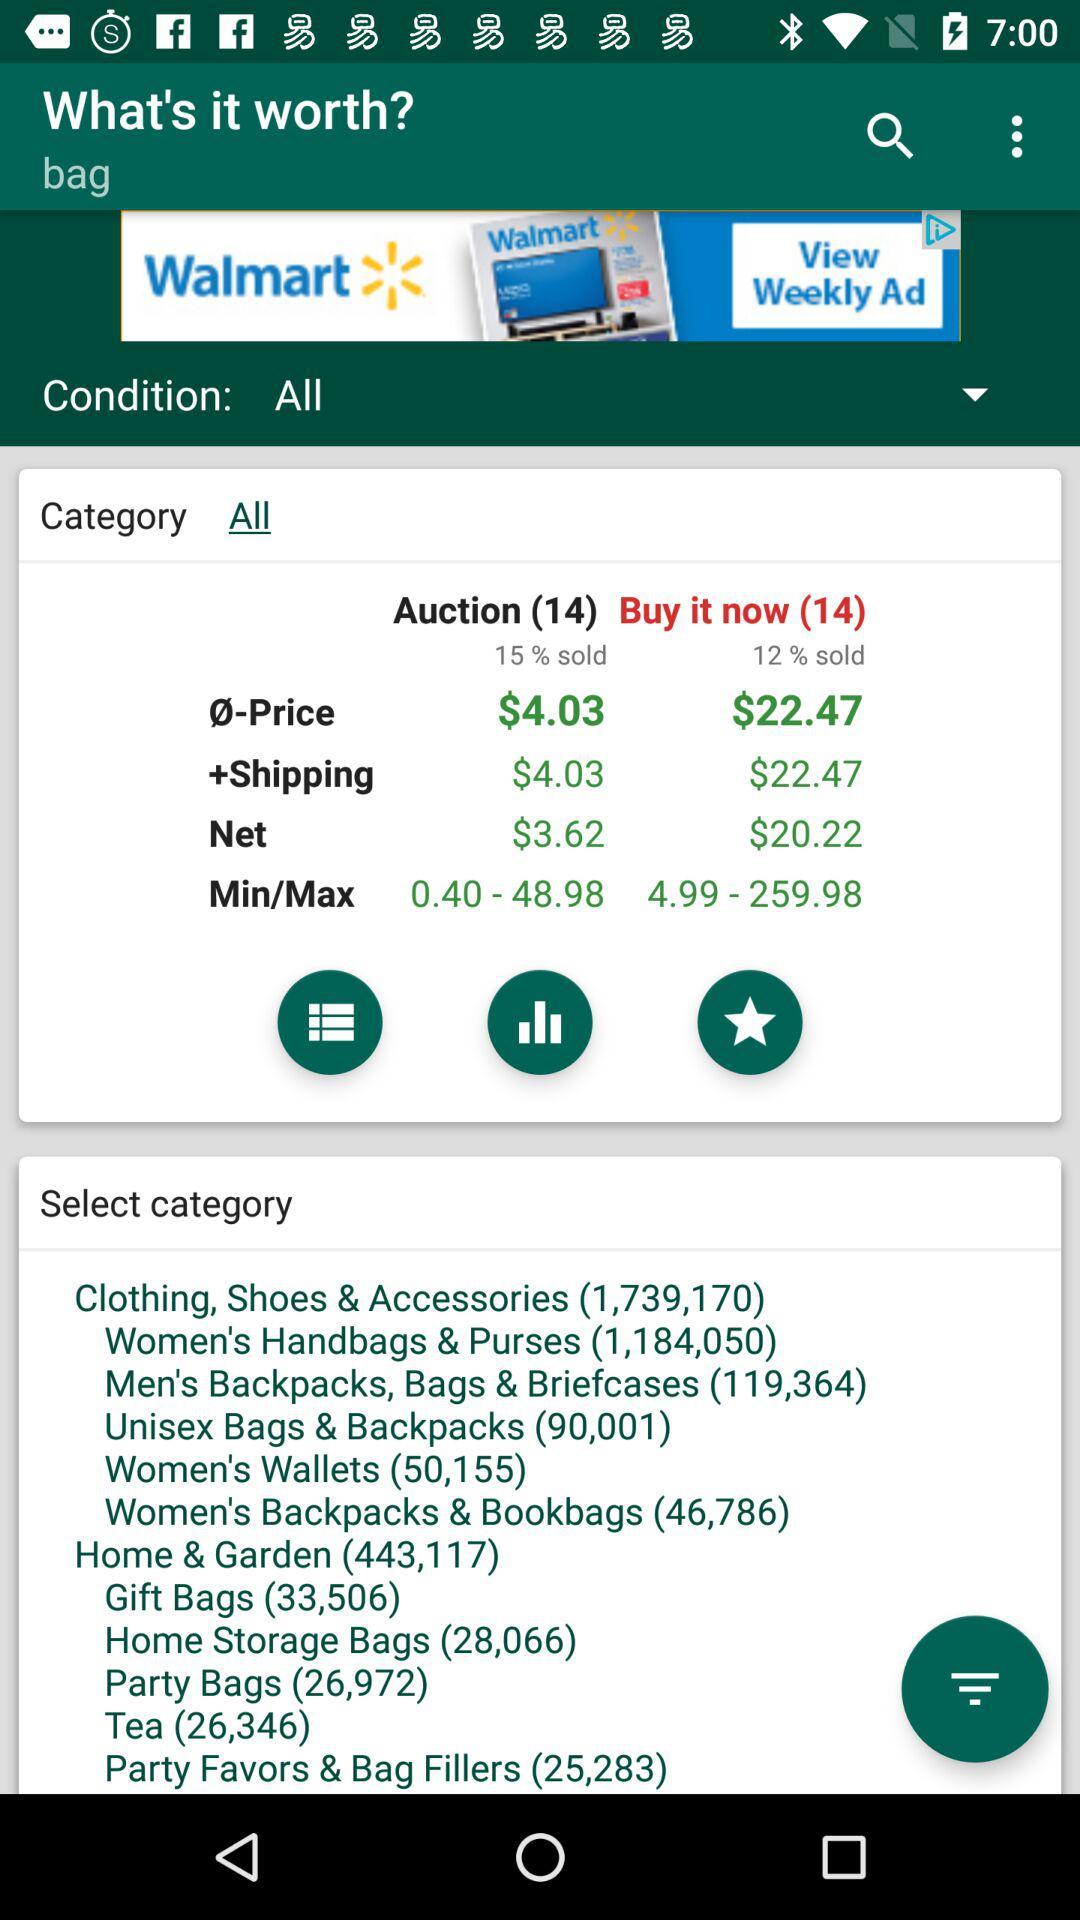 The height and width of the screenshot is (1920, 1080). Describe the element at coordinates (749, 1022) in the screenshot. I see `shows star symbol` at that location.